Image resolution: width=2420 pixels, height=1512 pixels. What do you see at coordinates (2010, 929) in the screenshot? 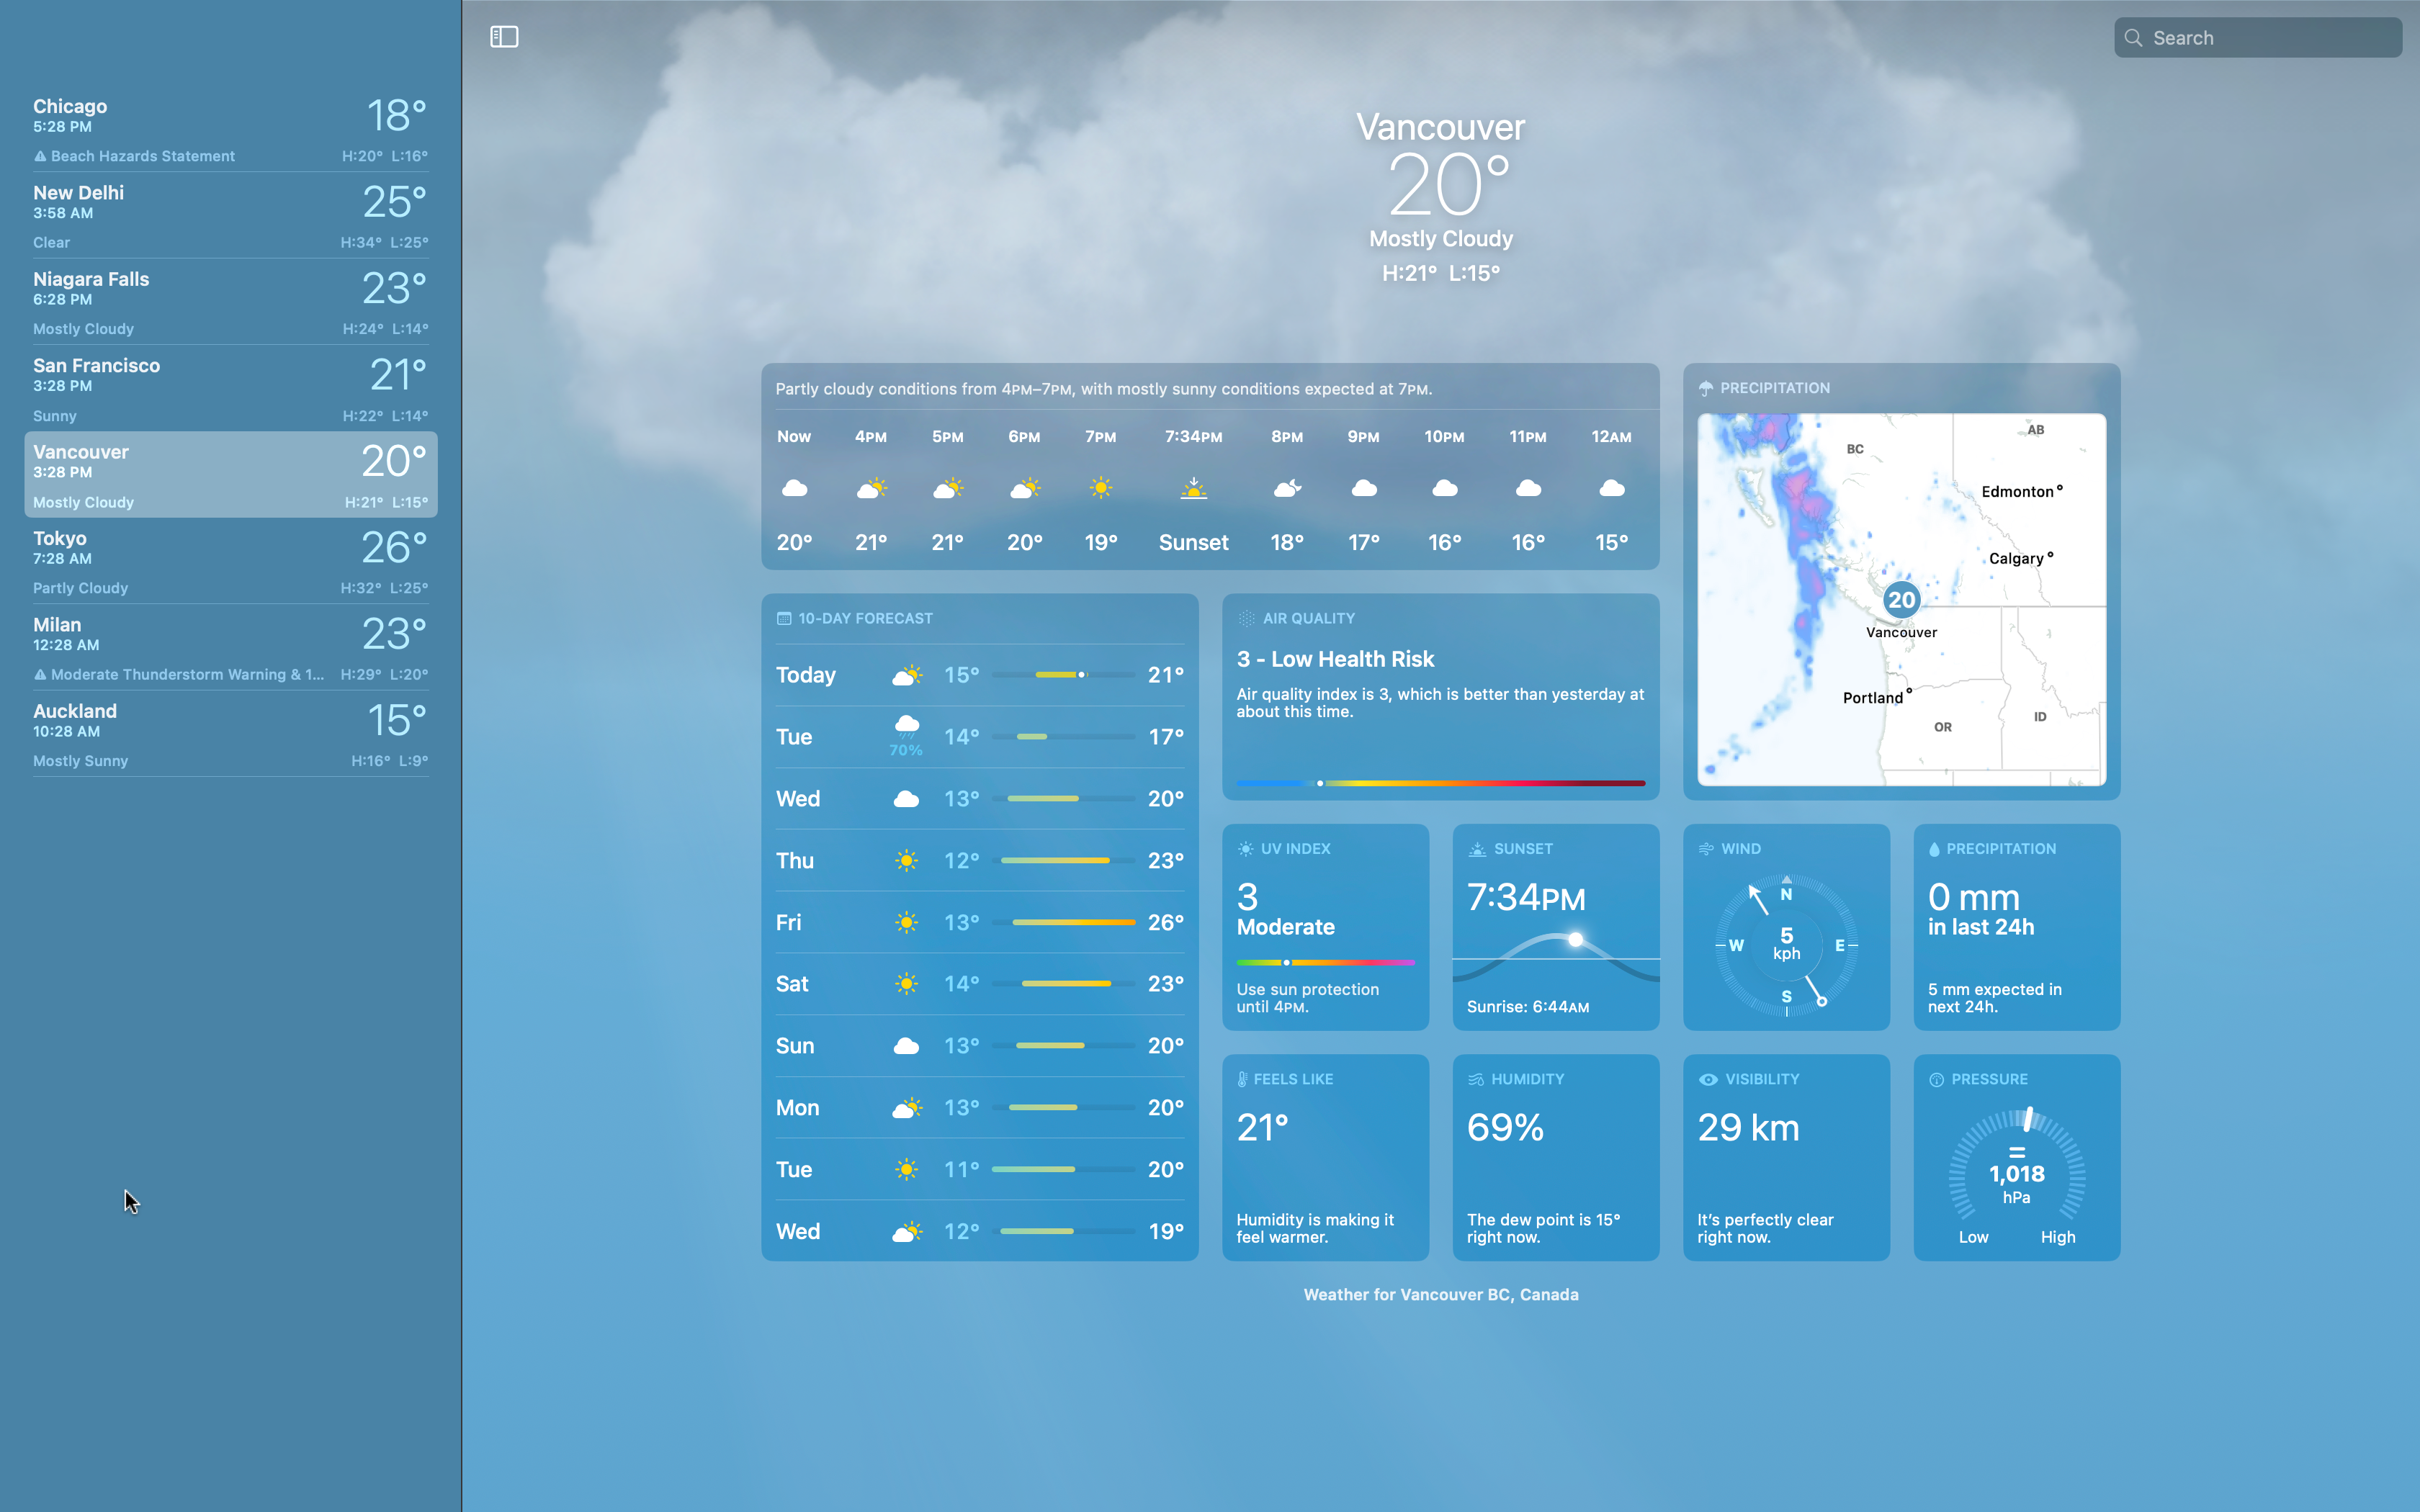
I see `Assess the rainfall in Vancouver` at bounding box center [2010, 929].